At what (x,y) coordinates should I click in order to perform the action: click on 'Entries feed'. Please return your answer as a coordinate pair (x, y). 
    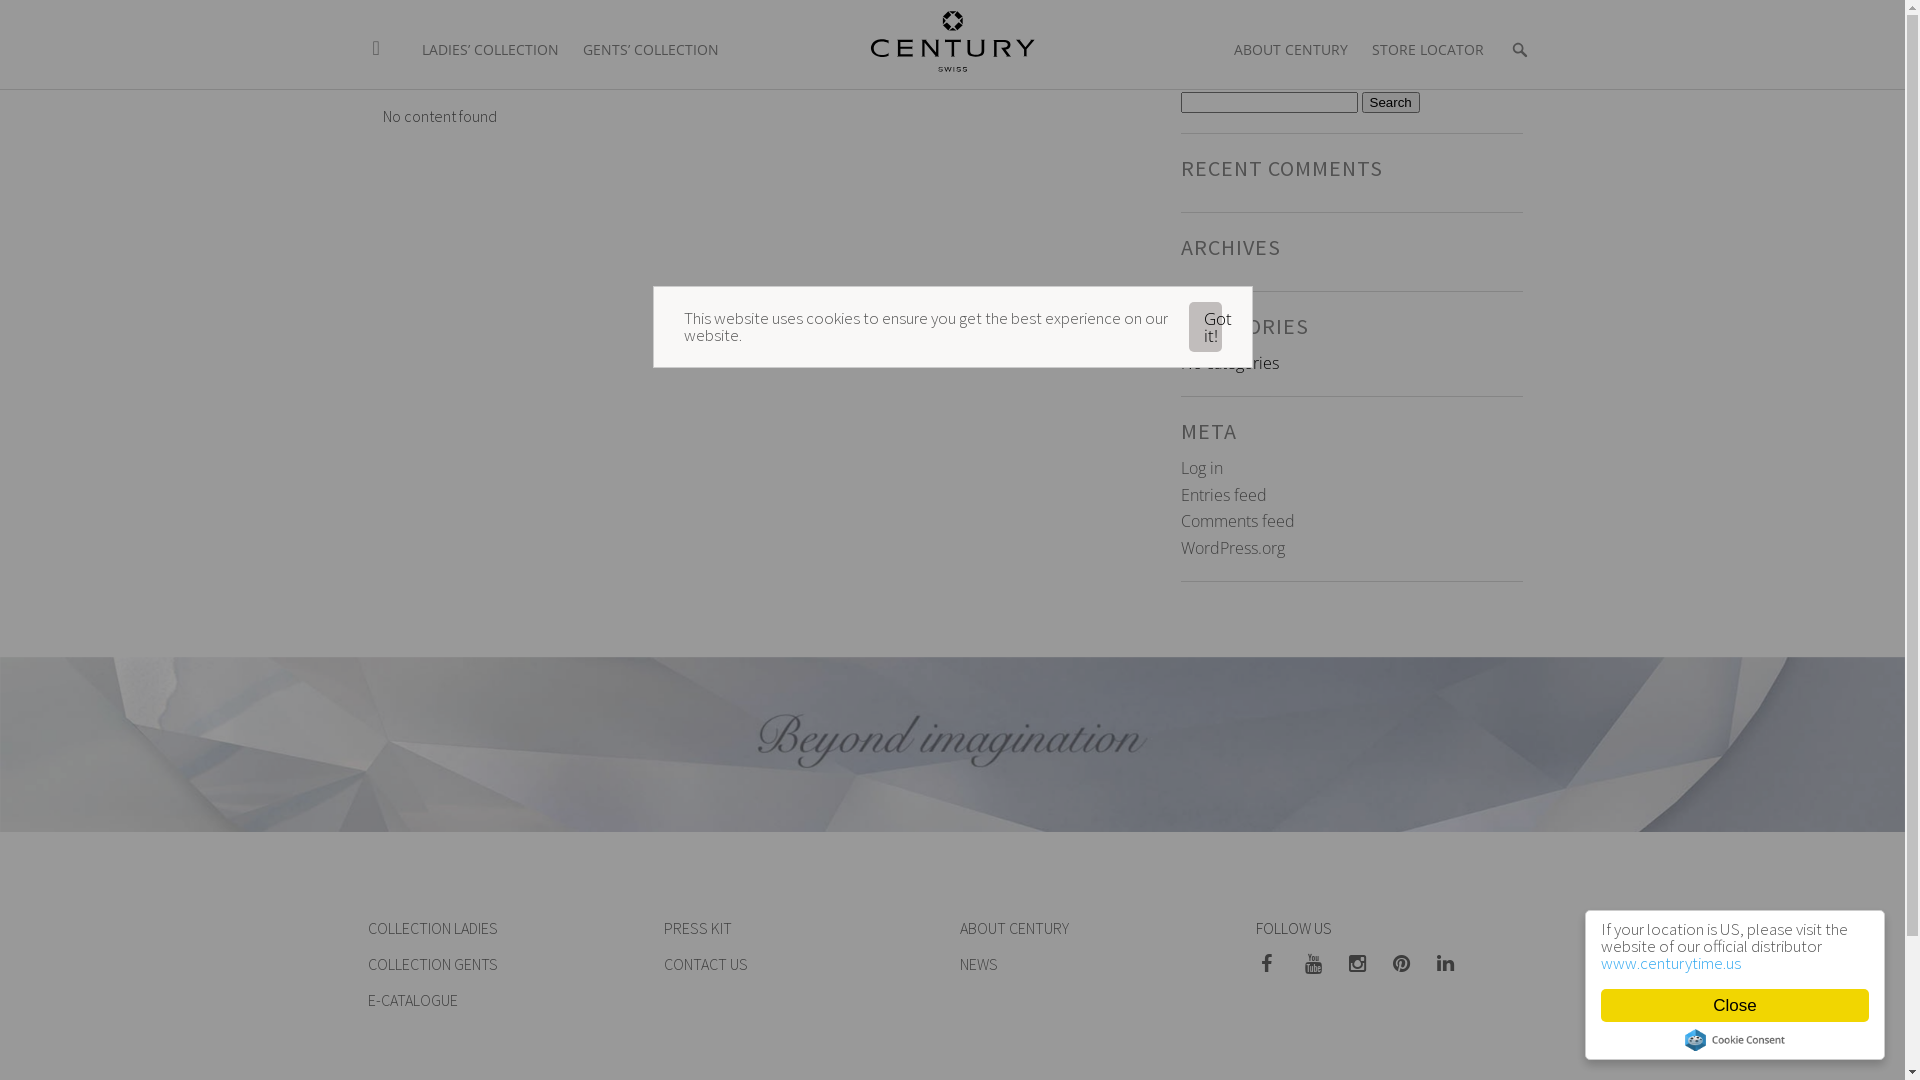
    Looking at the image, I should click on (1222, 494).